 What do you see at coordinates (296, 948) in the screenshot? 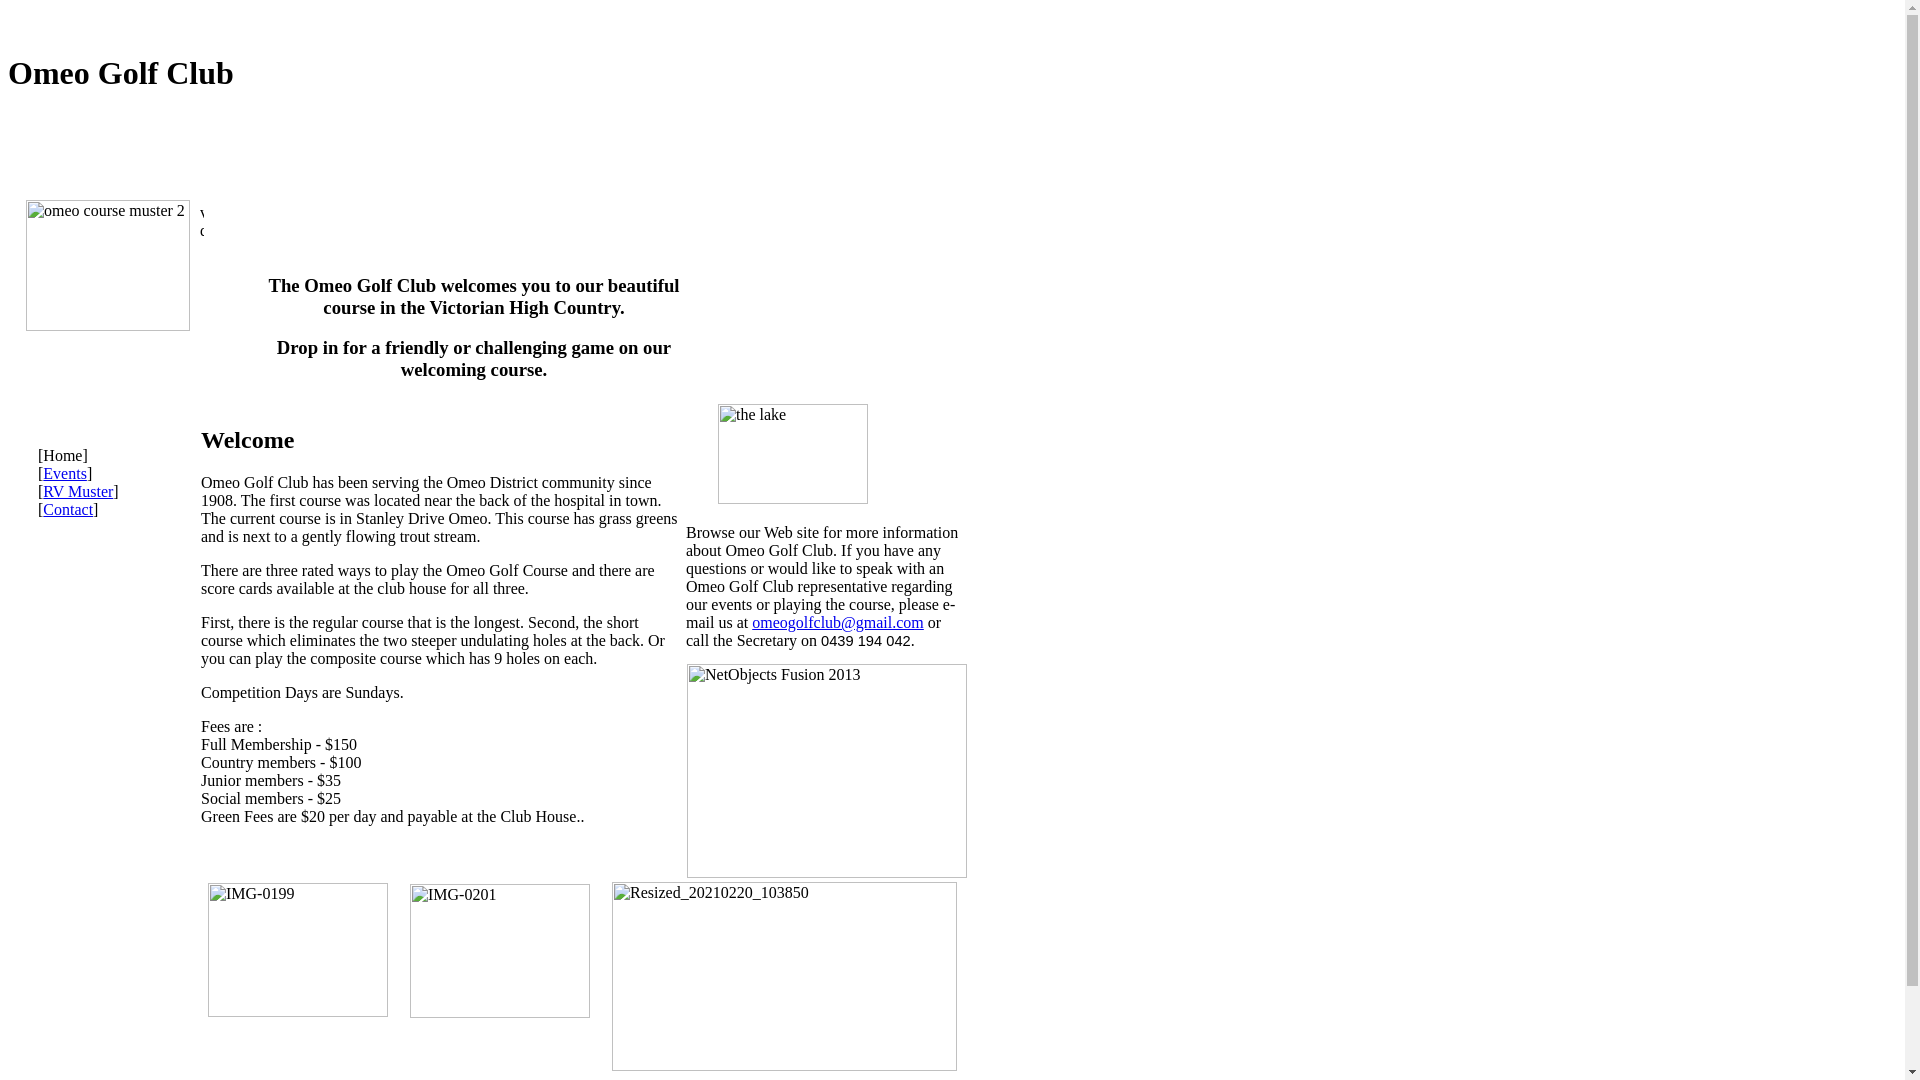
I see `'IMG-0199'` at bounding box center [296, 948].